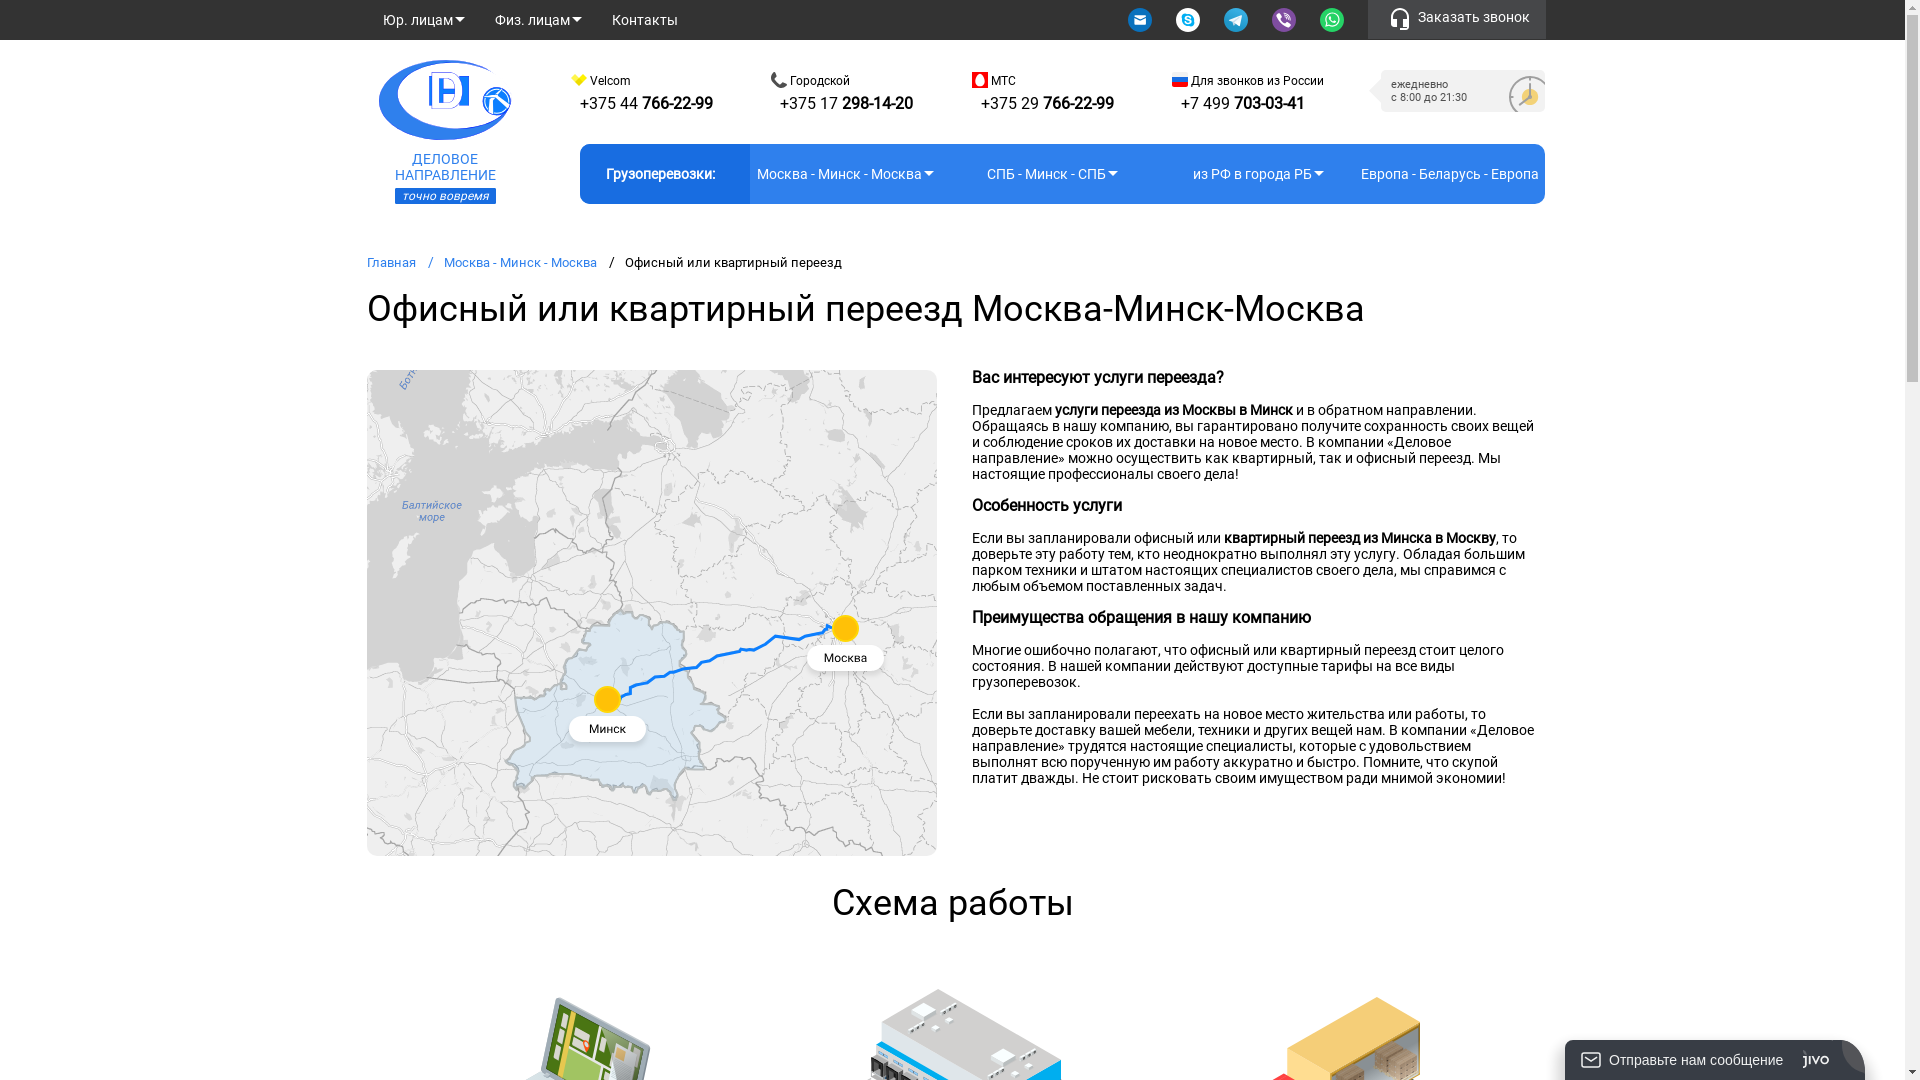 The width and height of the screenshot is (1920, 1080). I want to click on 'Skype', so click(1189, 19).